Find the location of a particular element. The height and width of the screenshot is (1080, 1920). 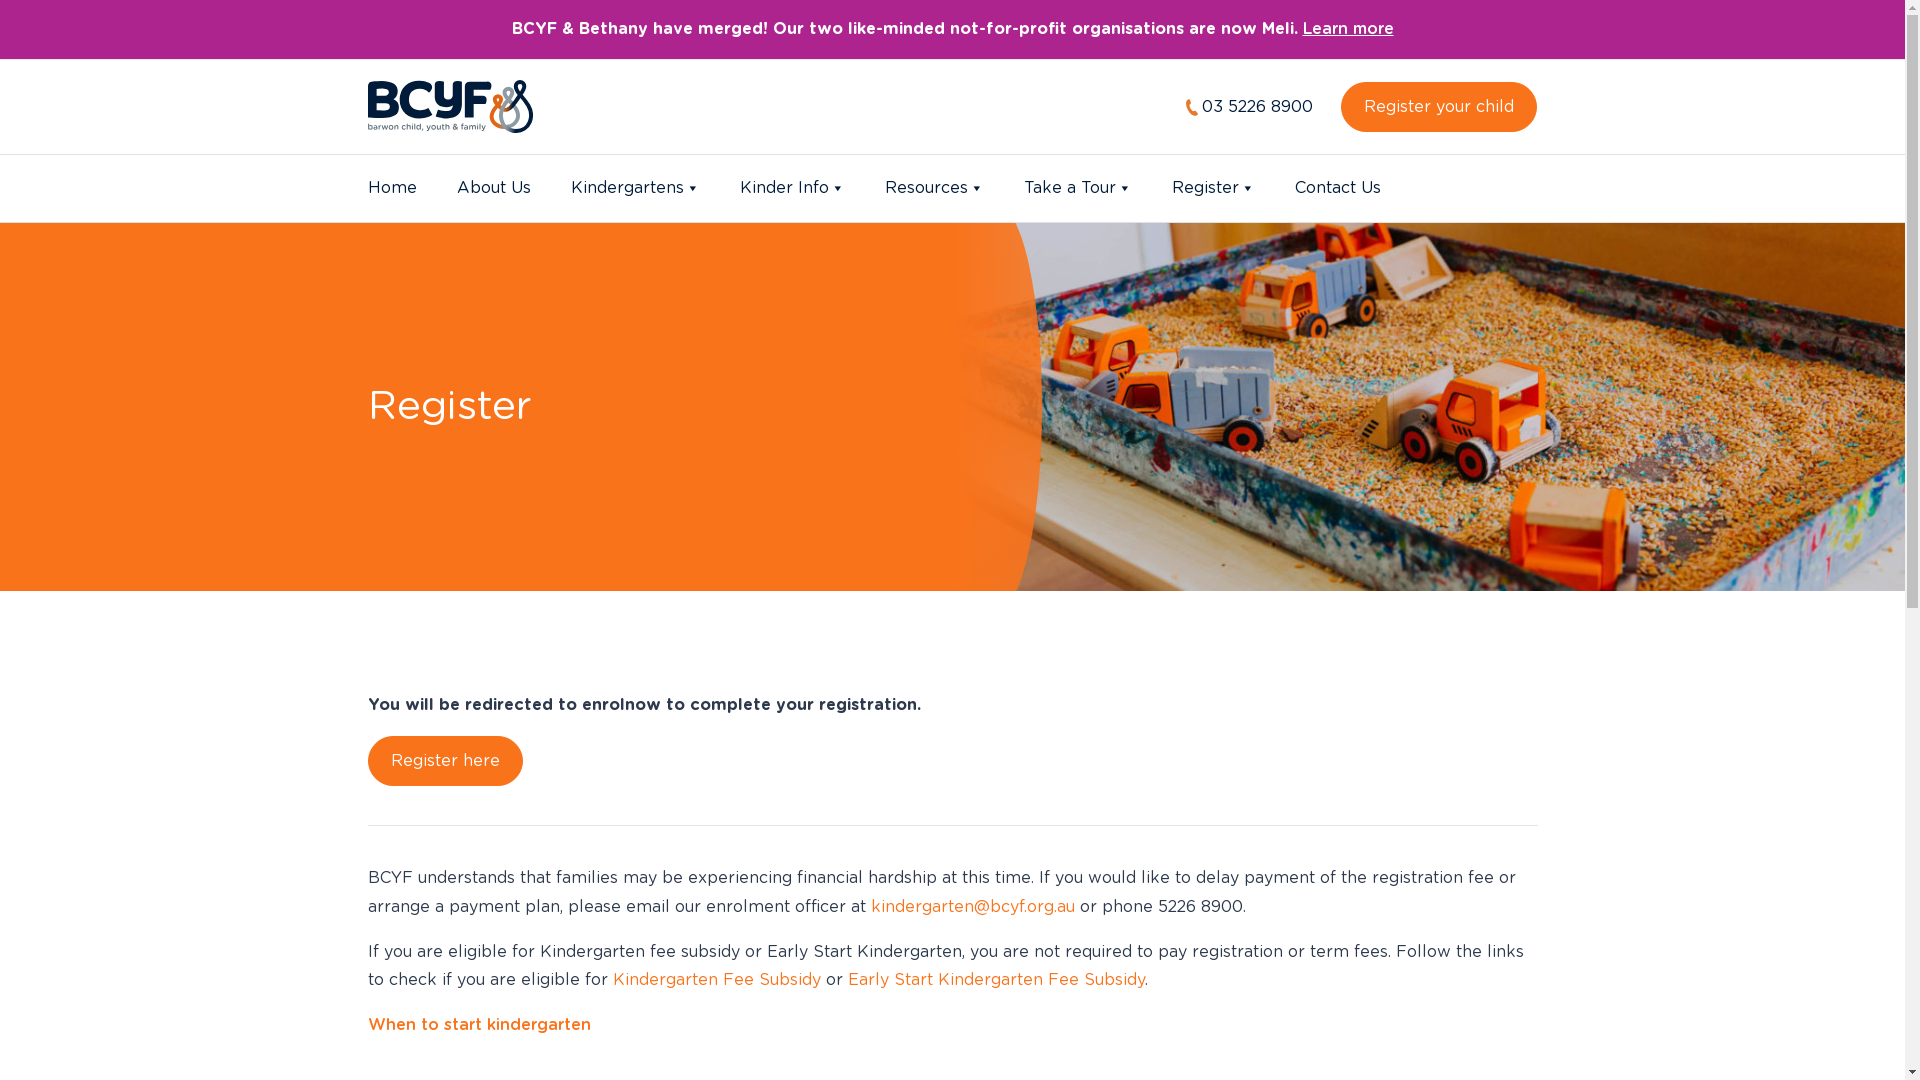

'Kindergarten Fee Subsidy' is located at coordinates (715, 978).